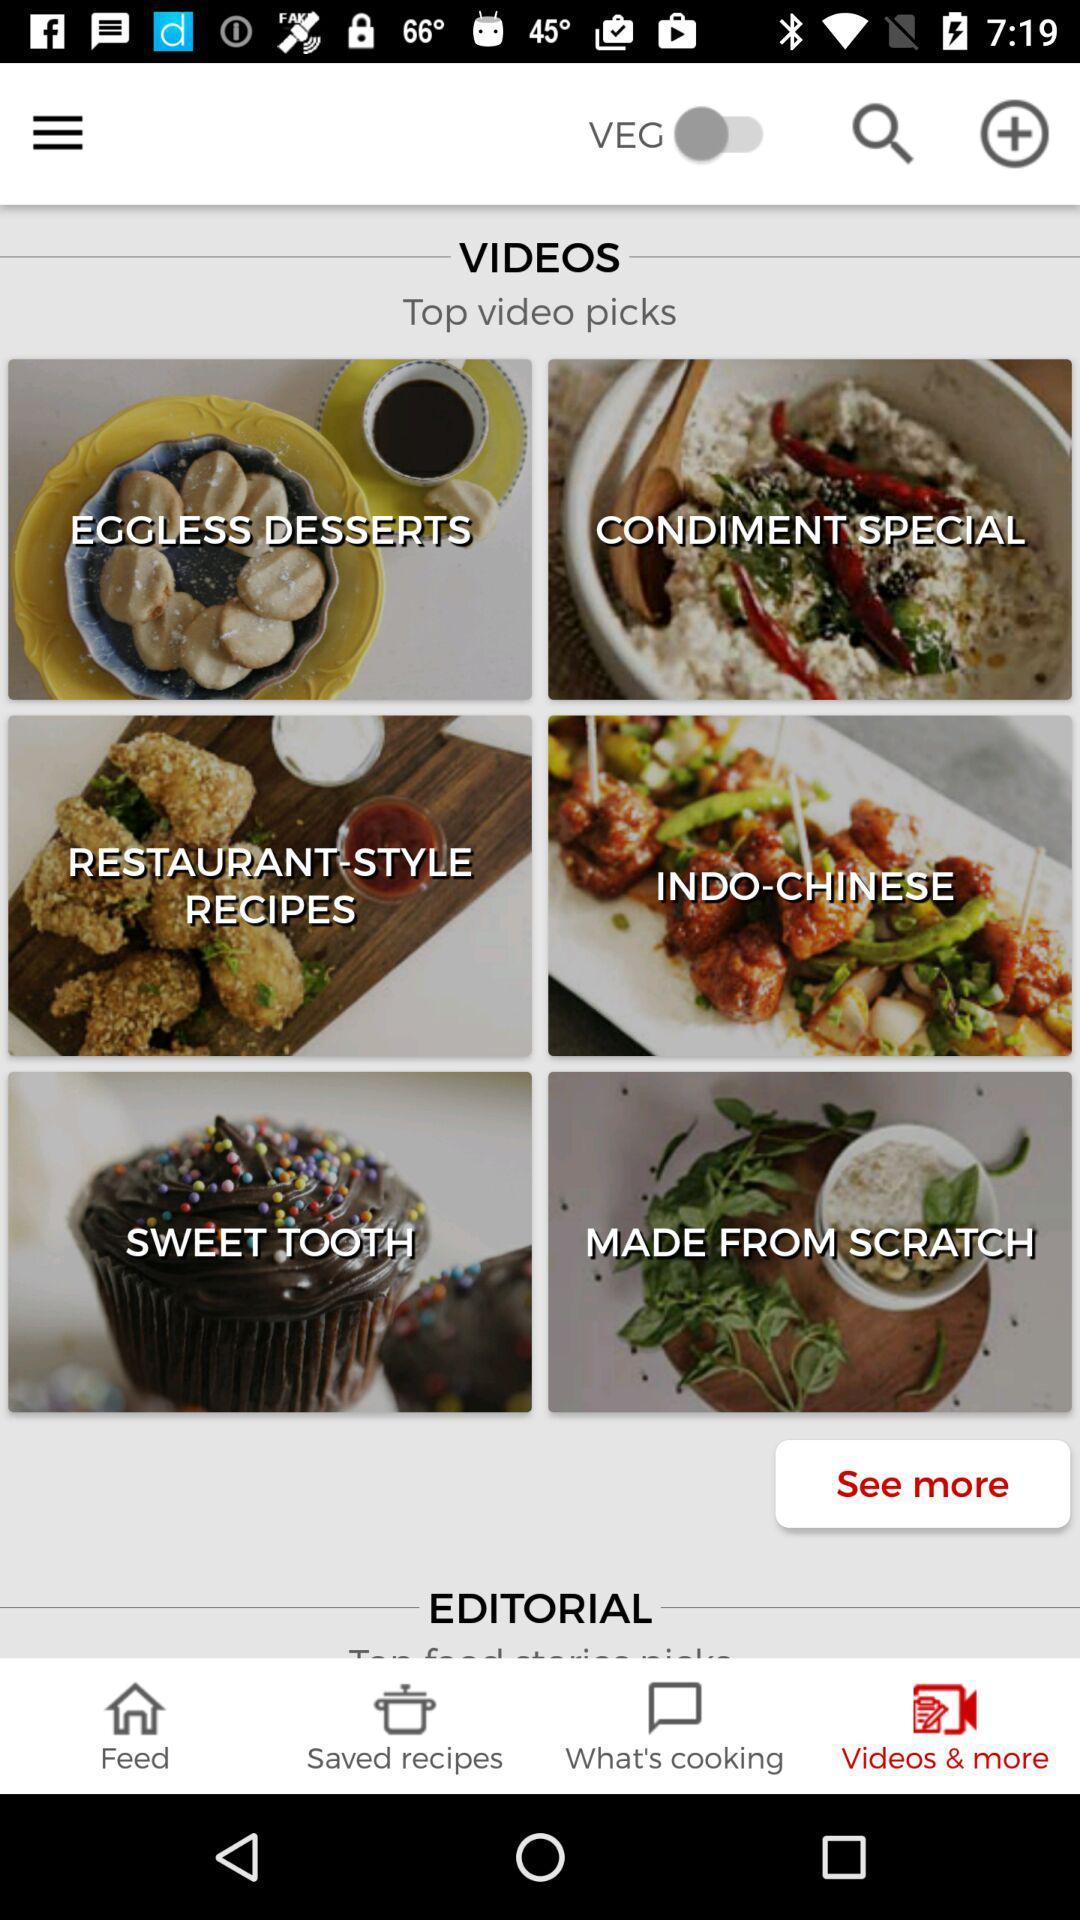 This screenshot has width=1080, height=1920. What do you see at coordinates (945, 1725) in the screenshot?
I see `the item to the right of the what's cooking icon` at bounding box center [945, 1725].